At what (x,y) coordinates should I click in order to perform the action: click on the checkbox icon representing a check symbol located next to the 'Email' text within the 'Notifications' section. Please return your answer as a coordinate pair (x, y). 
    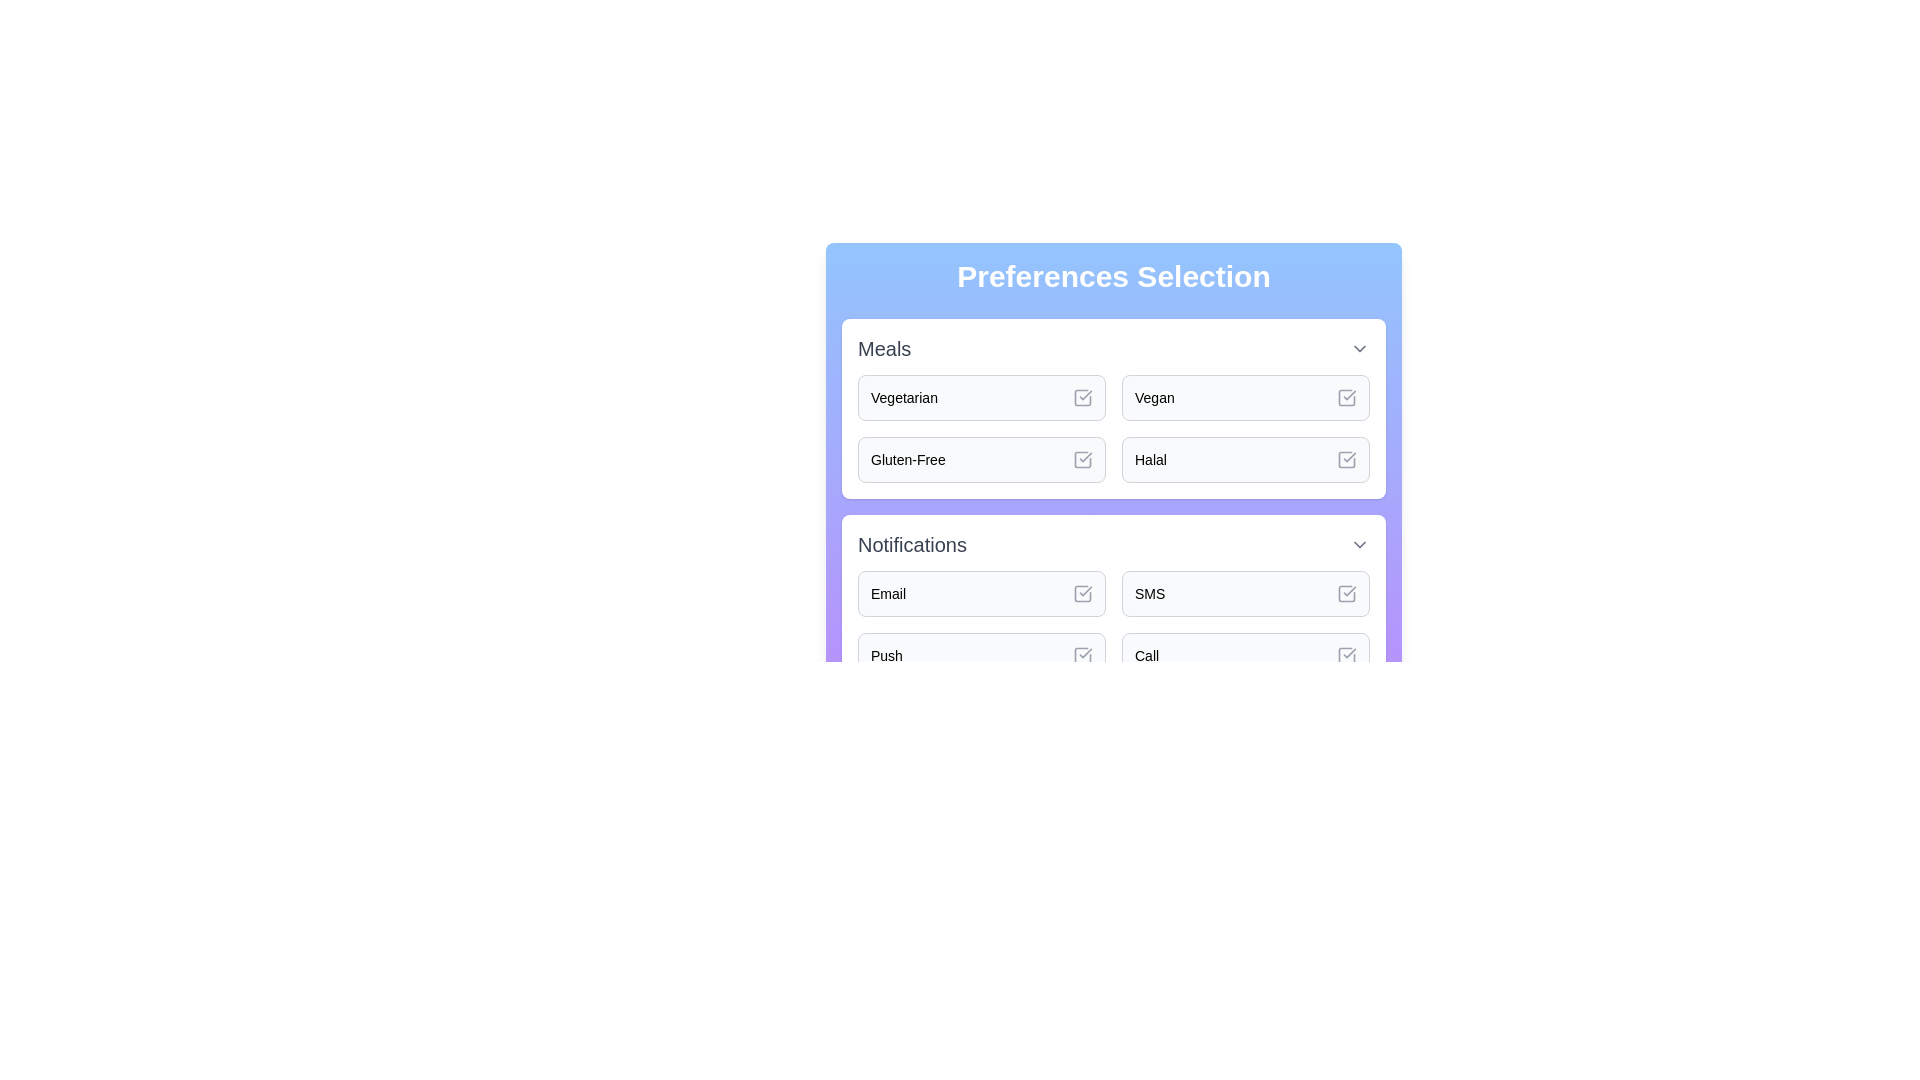
    Looking at the image, I should click on (1082, 593).